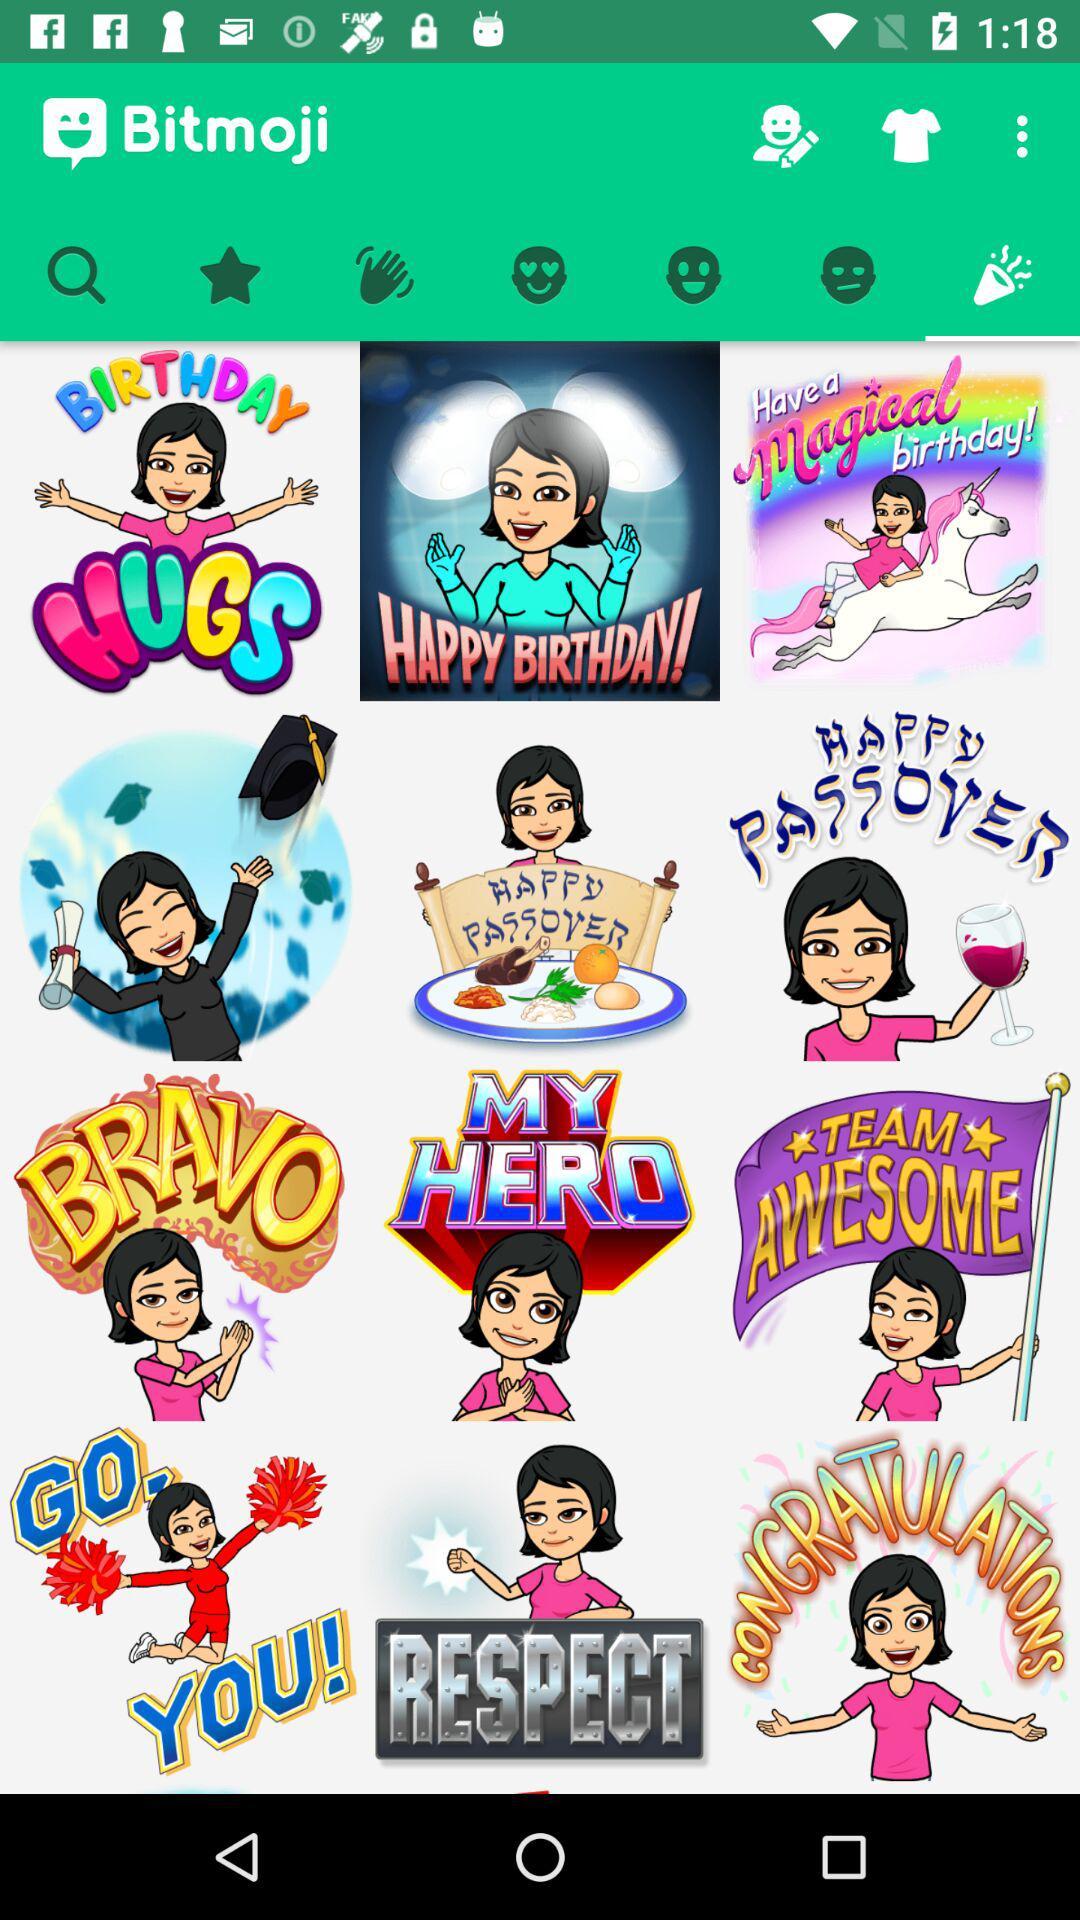  Describe the element at coordinates (540, 1601) in the screenshot. I see `image` at that location.